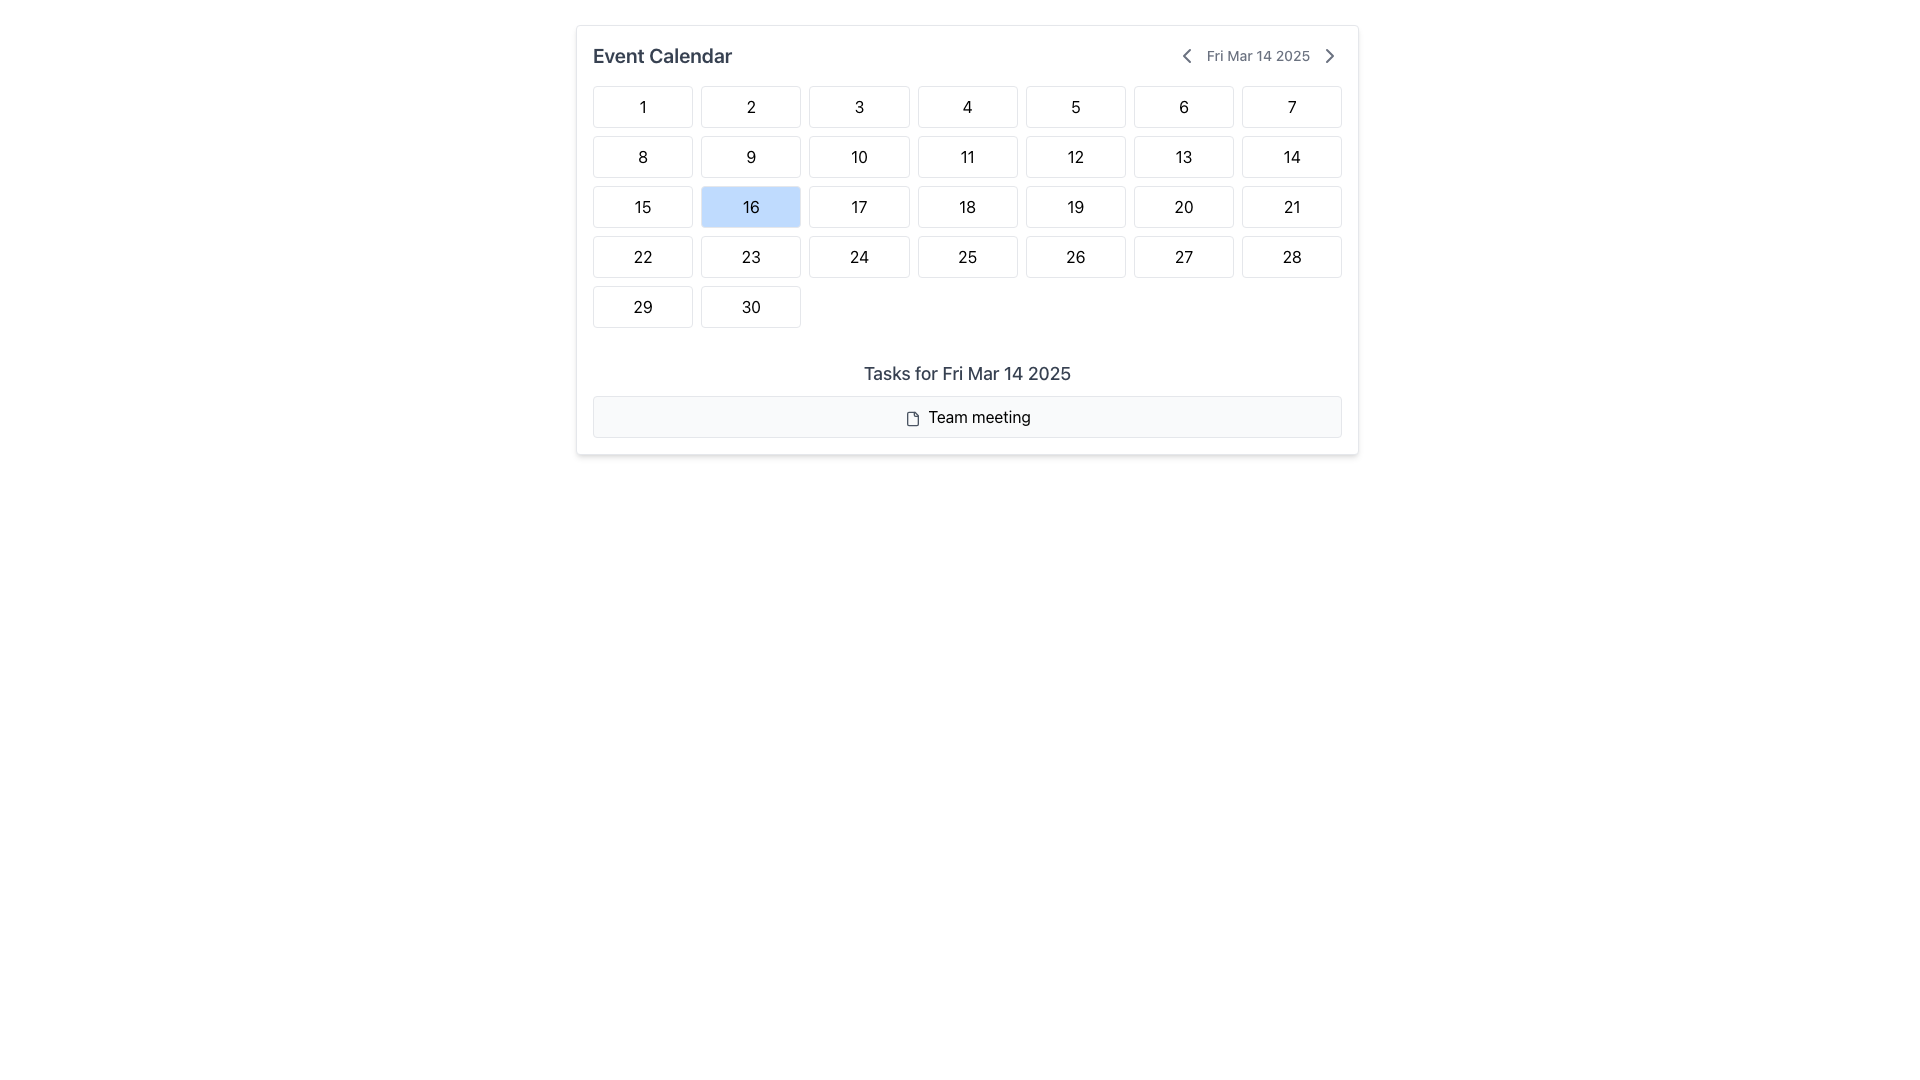  Describe the element at coordinates (1074, 107) in the screenshot. I see `the Day cell displaying the number '5' in the first row, fifth column of the calendar grid` at that location.